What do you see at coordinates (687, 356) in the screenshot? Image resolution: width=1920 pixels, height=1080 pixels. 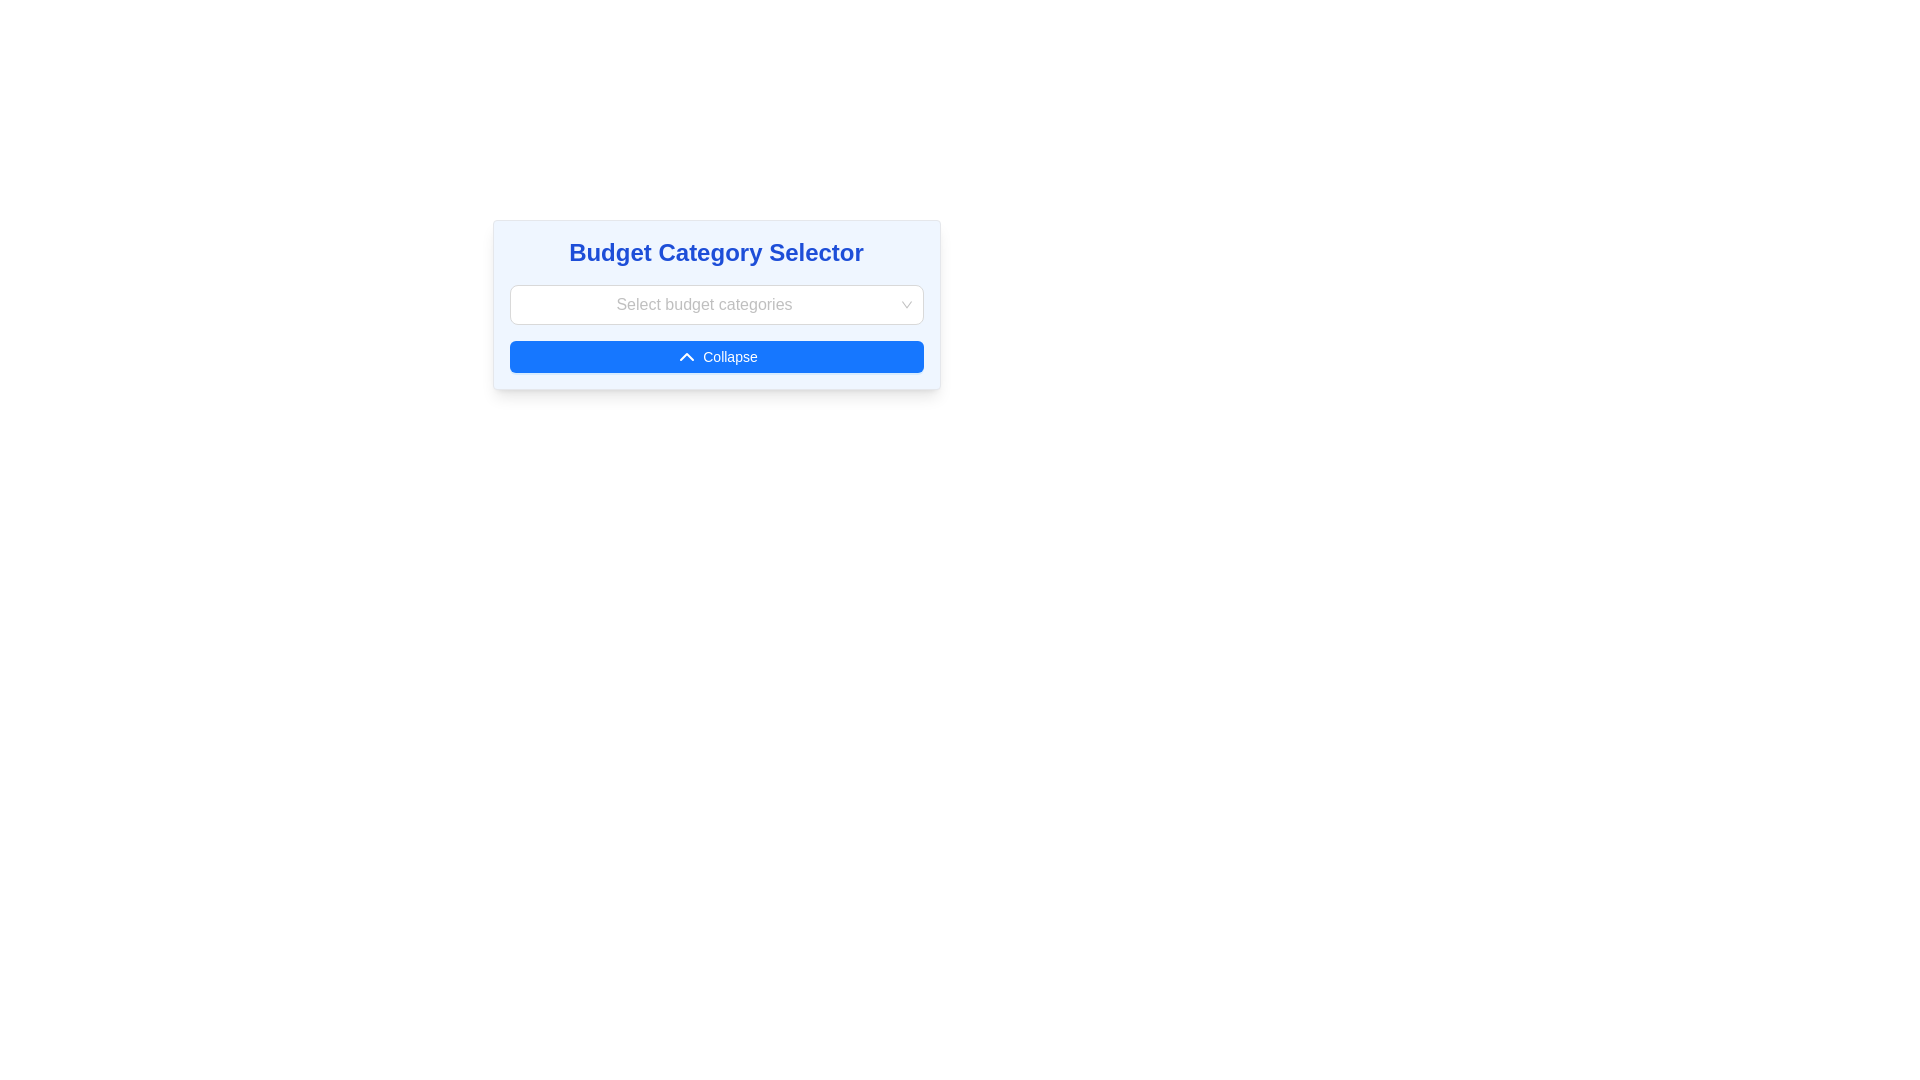 I see `the chevron-up icon located within the 'Collapse' button, which has a blue background and white text` at bounding box center [687, 356].